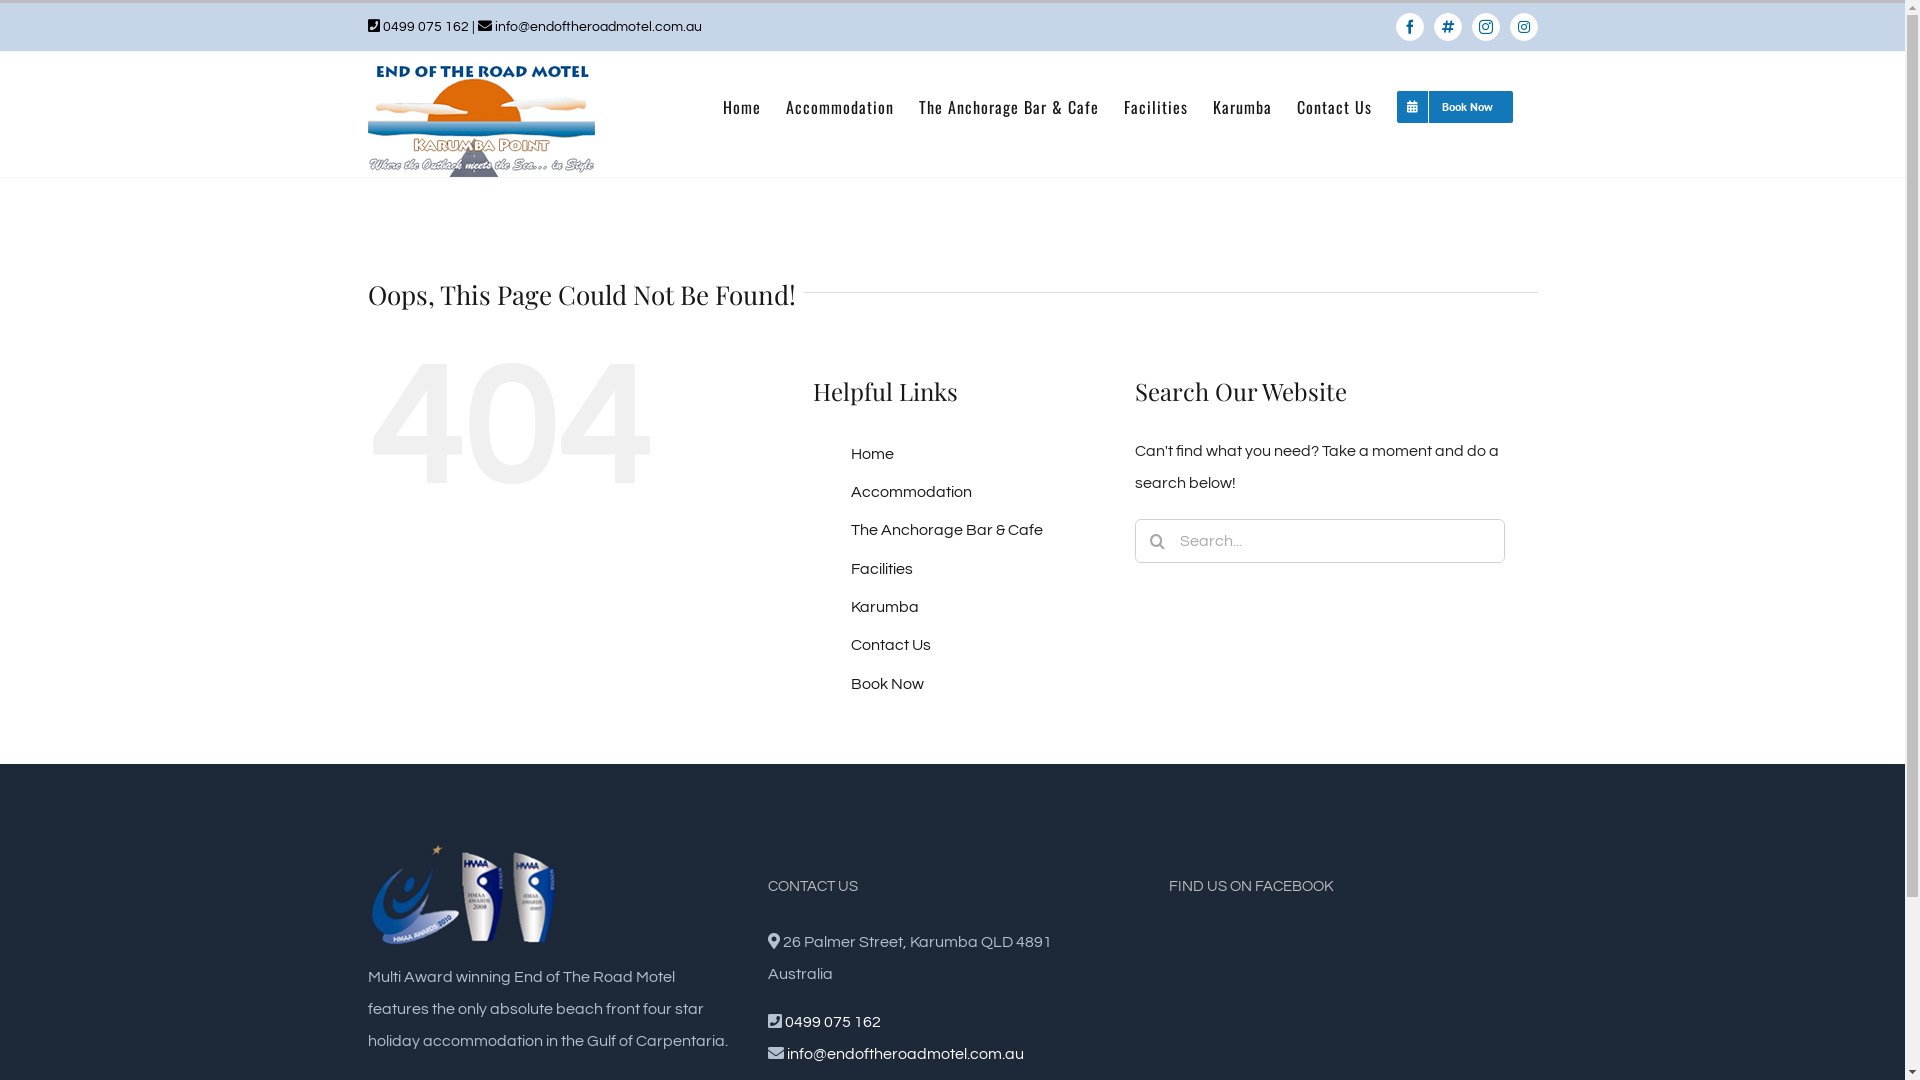  I want to click on 'The Anchorage Bar & Cafe', so click(945, 528).